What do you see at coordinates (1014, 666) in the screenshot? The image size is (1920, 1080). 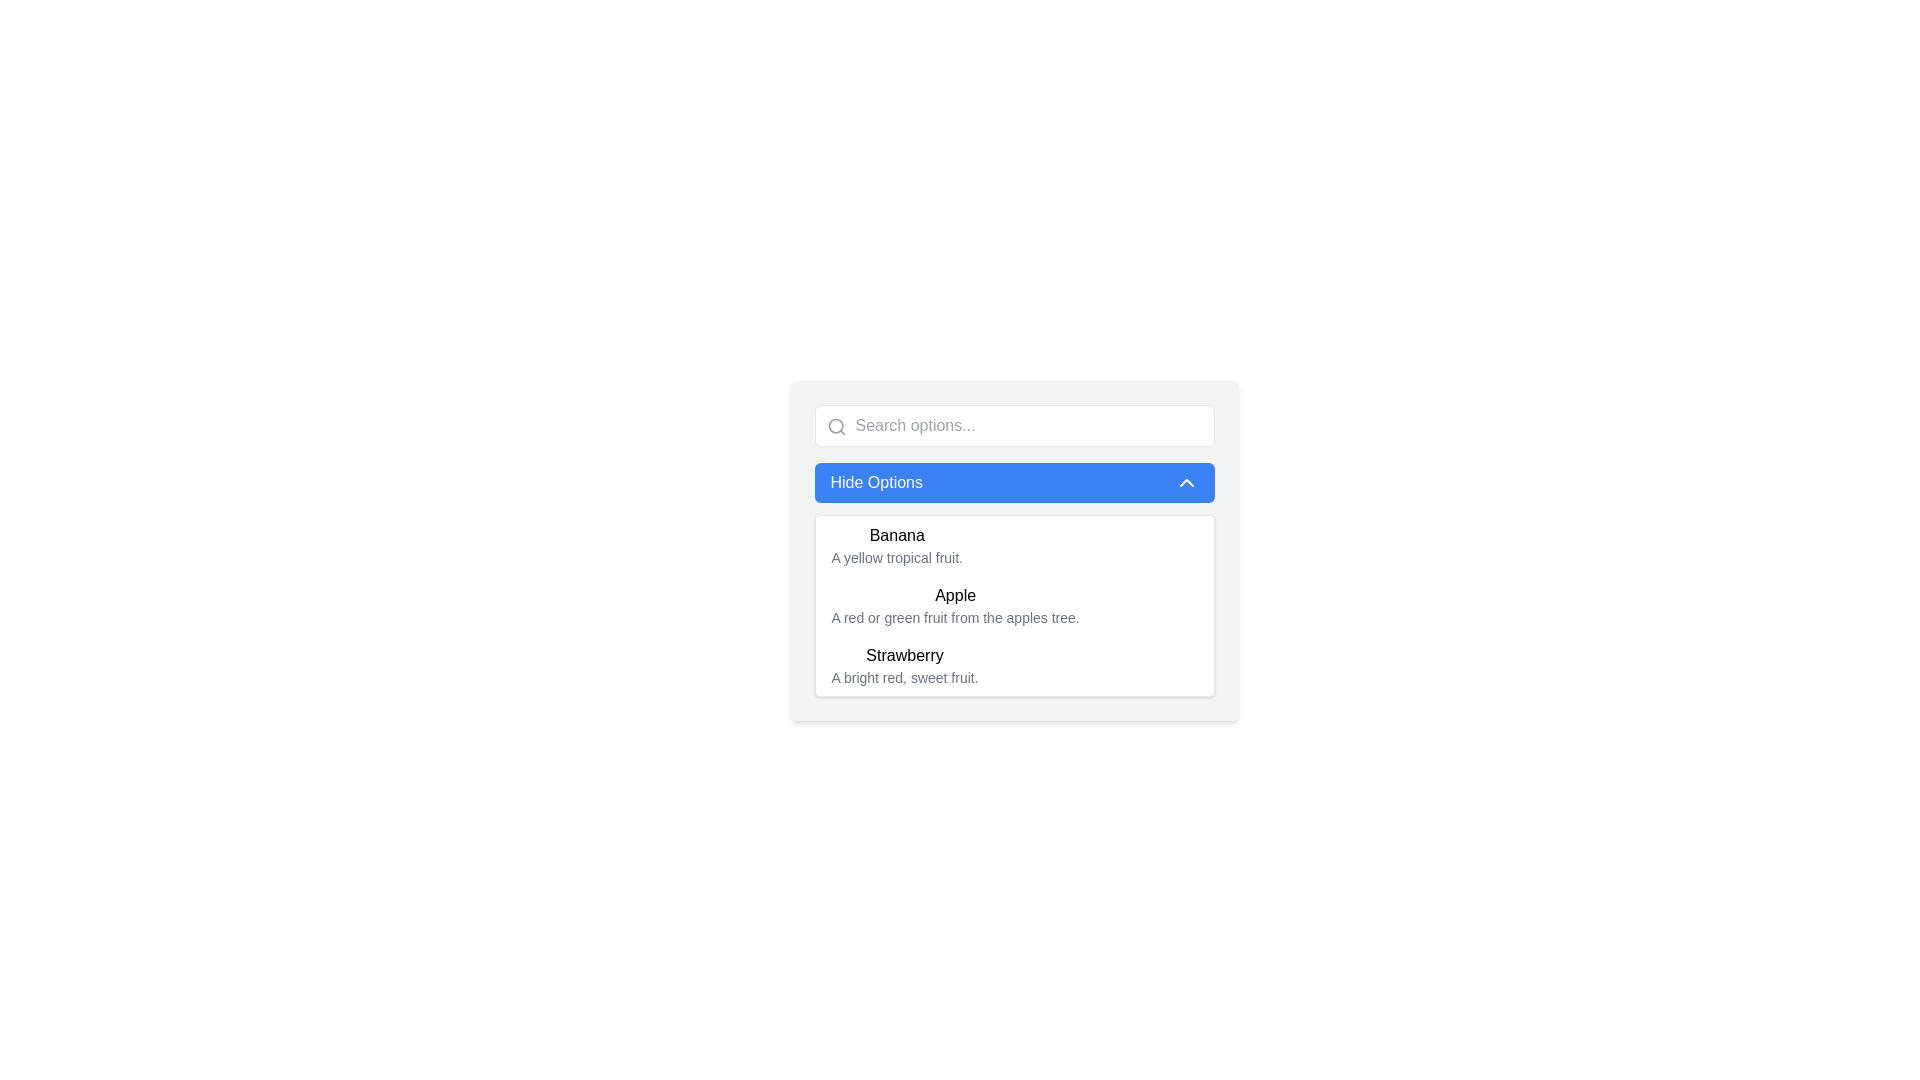 I see `the selectable option 'Strawberry' in the dropdown menu` at bounding box center [1014, 666].